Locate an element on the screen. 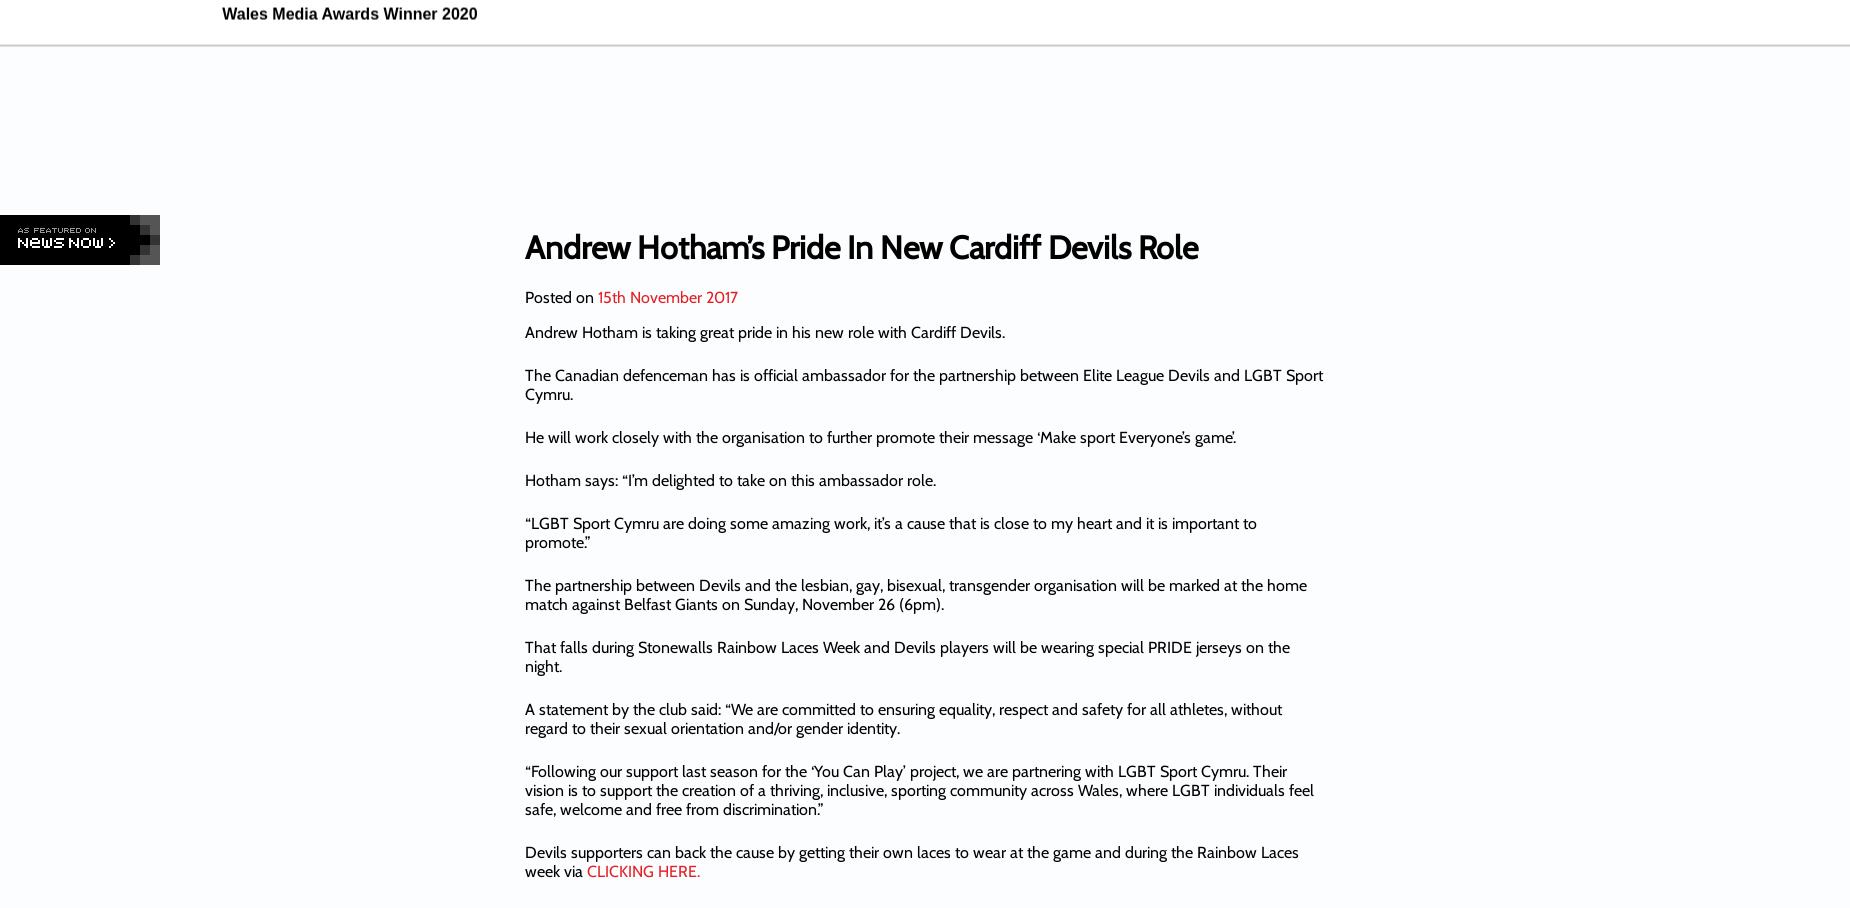 The image size is (1850, 908). 'Home' is located at coordinates (752, 112).